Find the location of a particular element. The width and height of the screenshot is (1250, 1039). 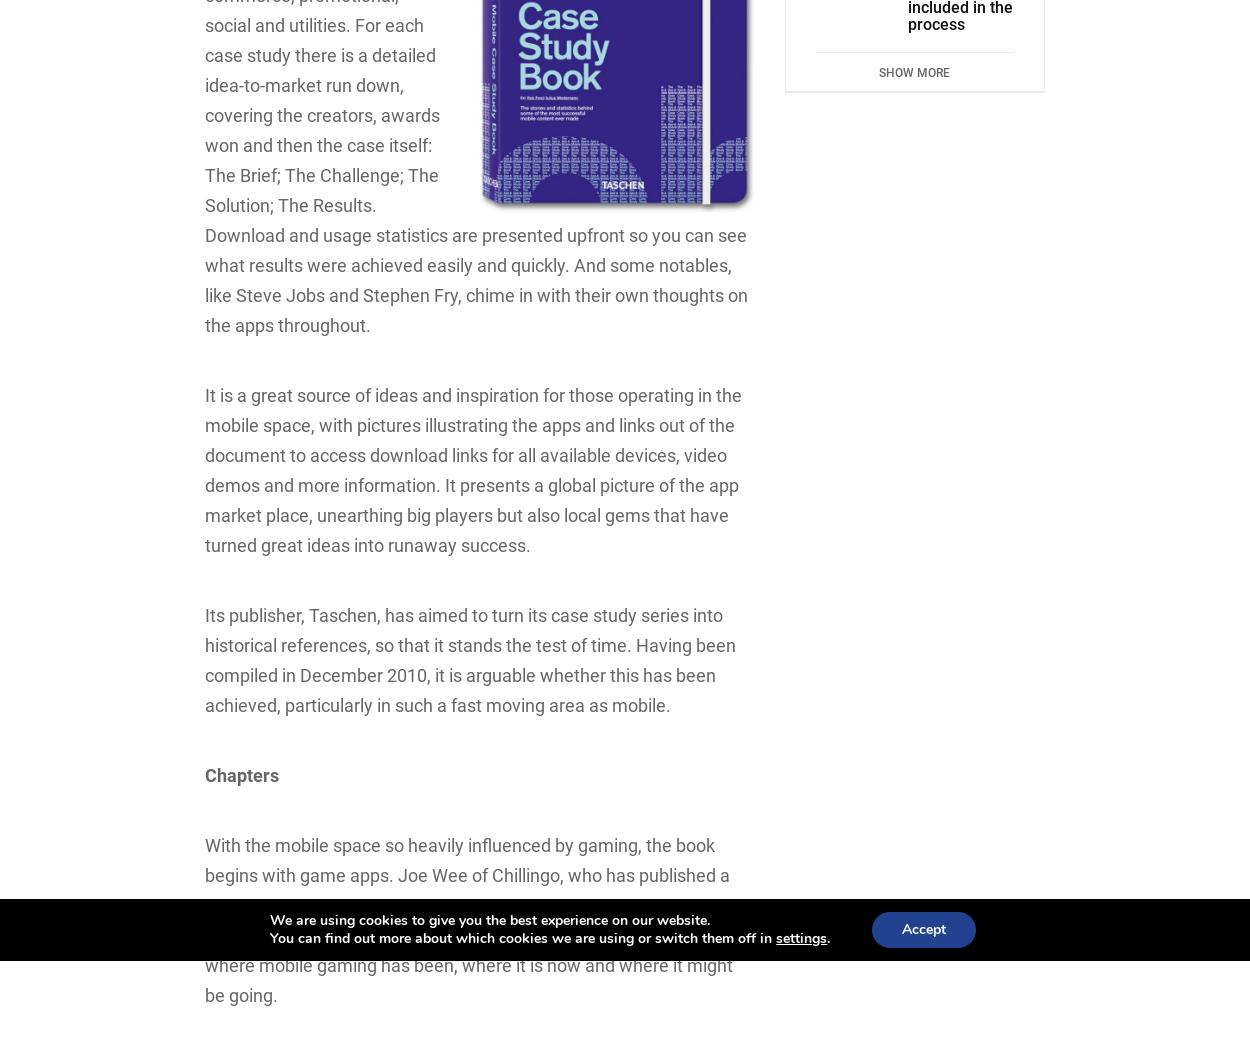

'Its publisher, Taschen, has aimed to turn its case study series into historical references, so that it stands the test of time. Having been compiled in December 2010, it is arguable whether this has been achieved, particularly in such a fast moving area as mobile.' is located at coordinates (469, 660).